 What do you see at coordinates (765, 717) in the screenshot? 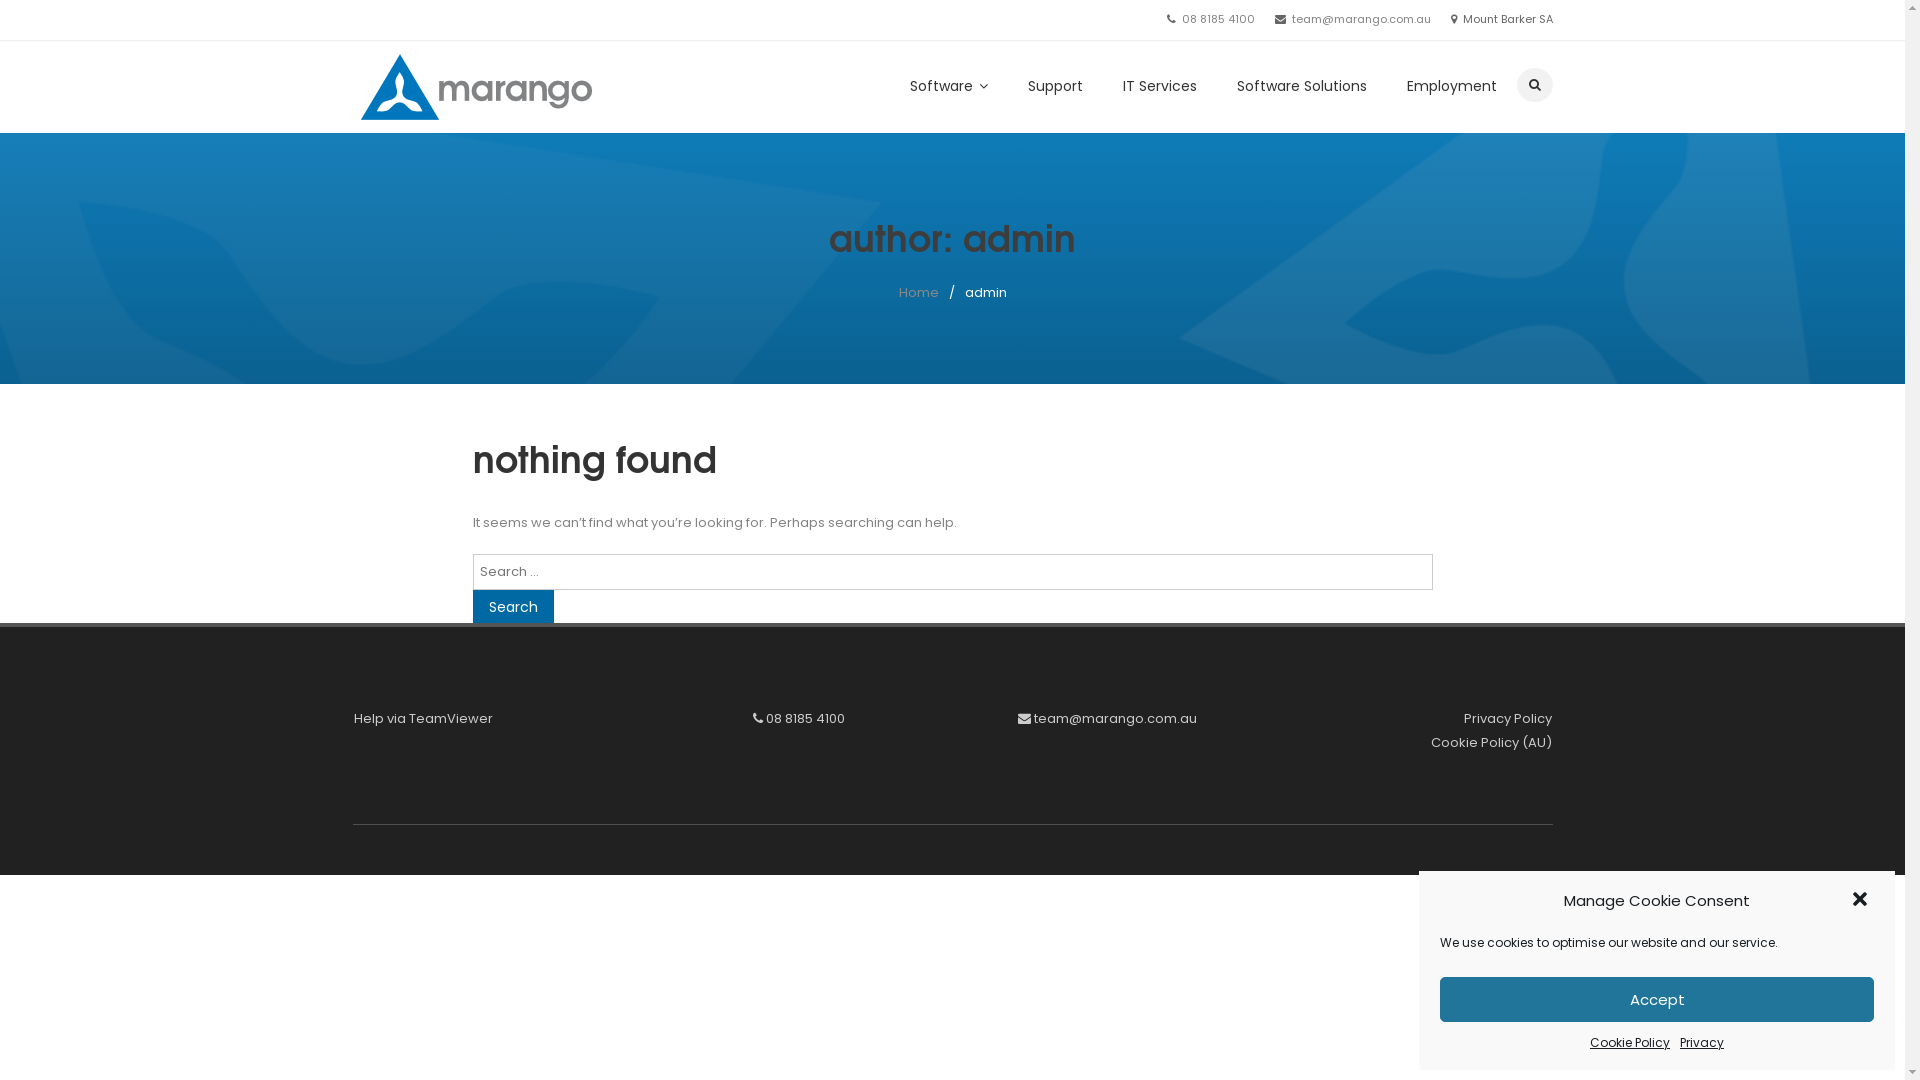
I see `'08 8185 4100'` at bounding box center [765, 717].